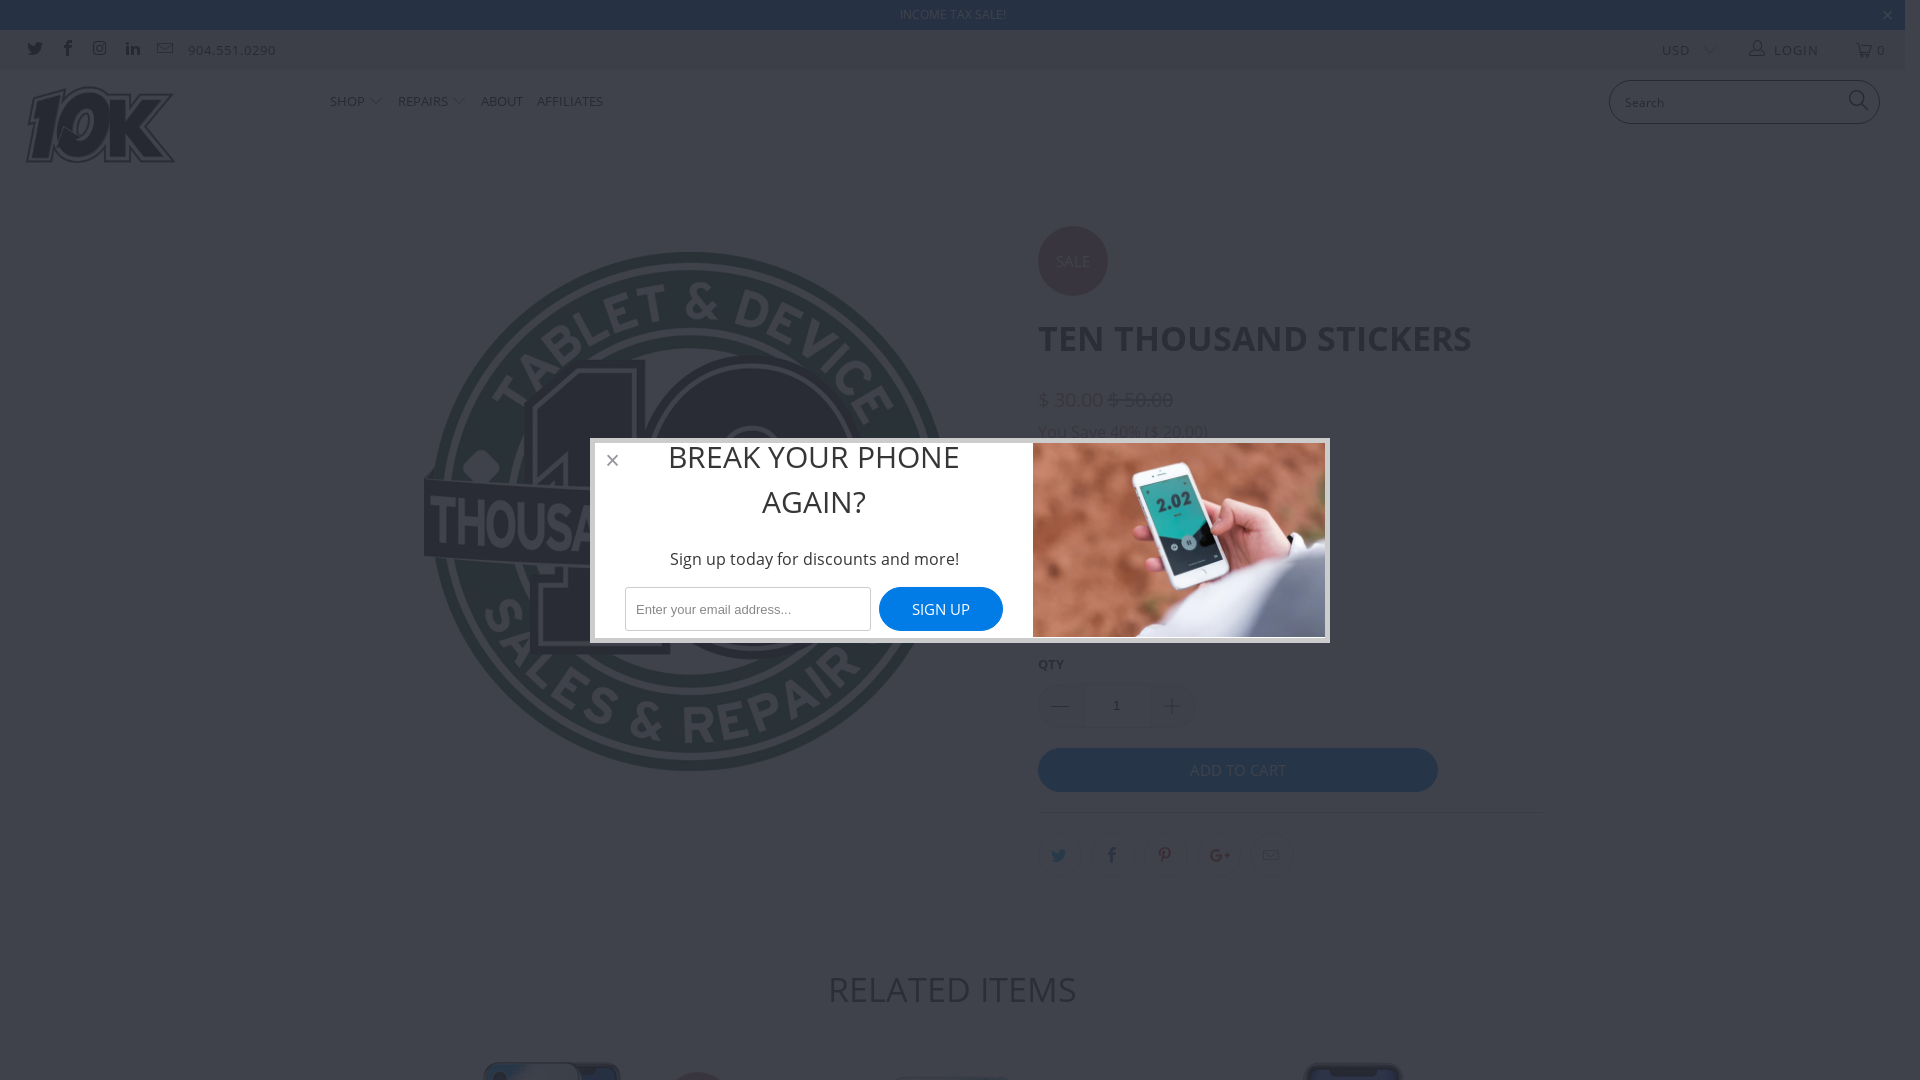 The image size is (1920, 1080). I want to click on 'Email this to a friend', so click(1271, 855).